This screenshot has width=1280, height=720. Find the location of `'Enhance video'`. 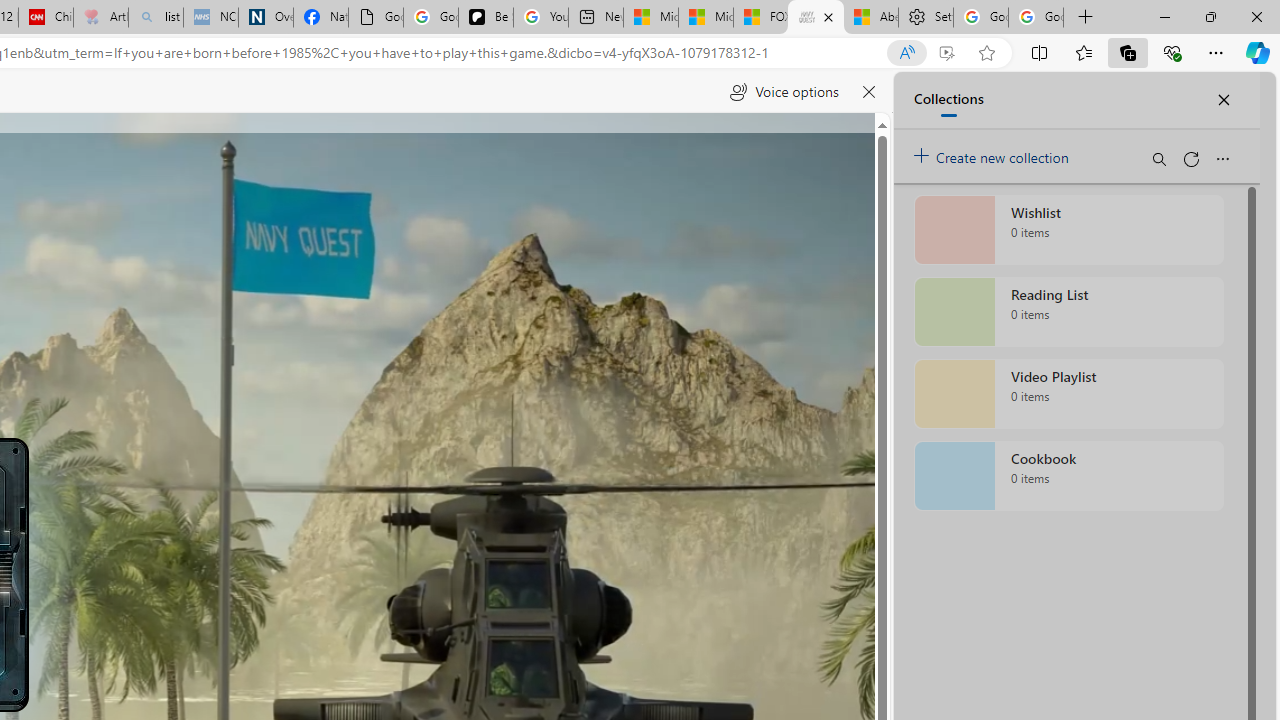

'Enhance video' is located at coordinates (945, 52).